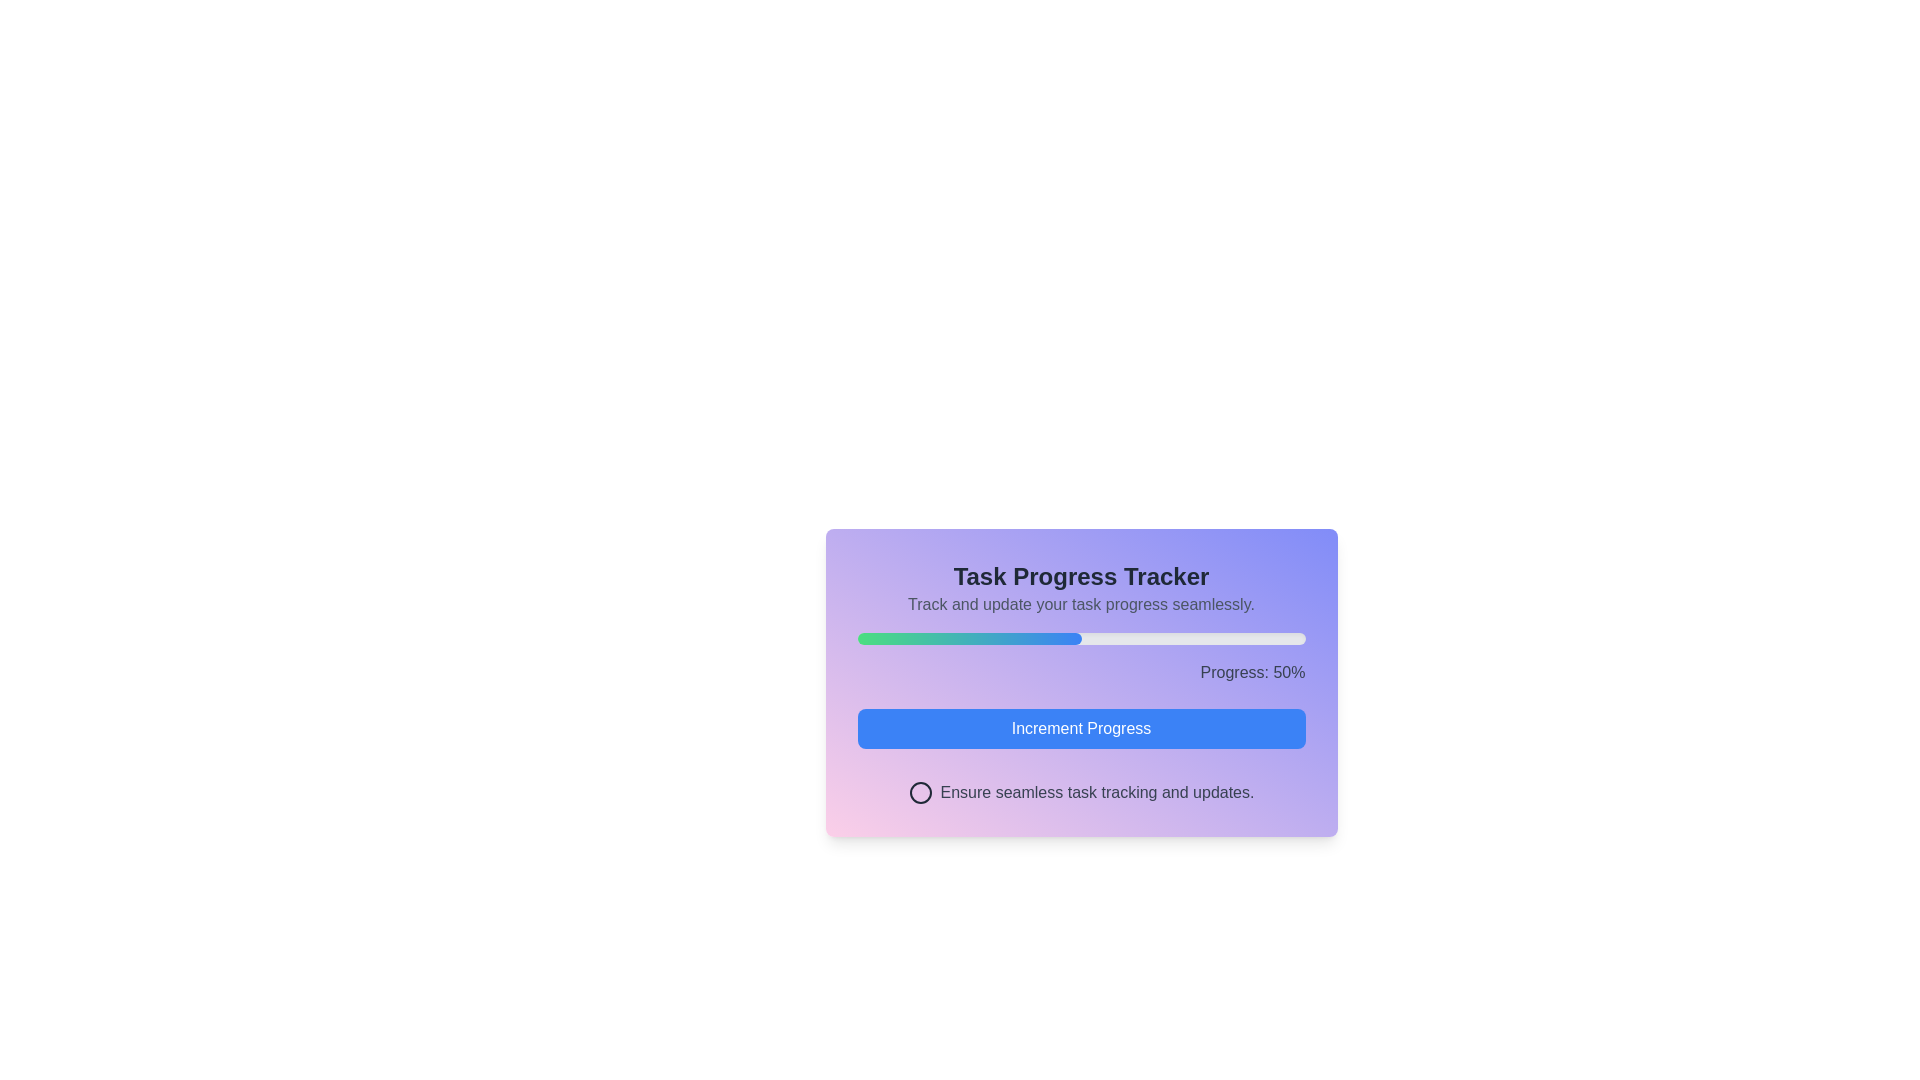 The height and width of the screenshot is (1080, 1920). I want to click on the static text label located at the bottom of the task tracking card, below the 'Increment Progress' button, so click(1080, 792).